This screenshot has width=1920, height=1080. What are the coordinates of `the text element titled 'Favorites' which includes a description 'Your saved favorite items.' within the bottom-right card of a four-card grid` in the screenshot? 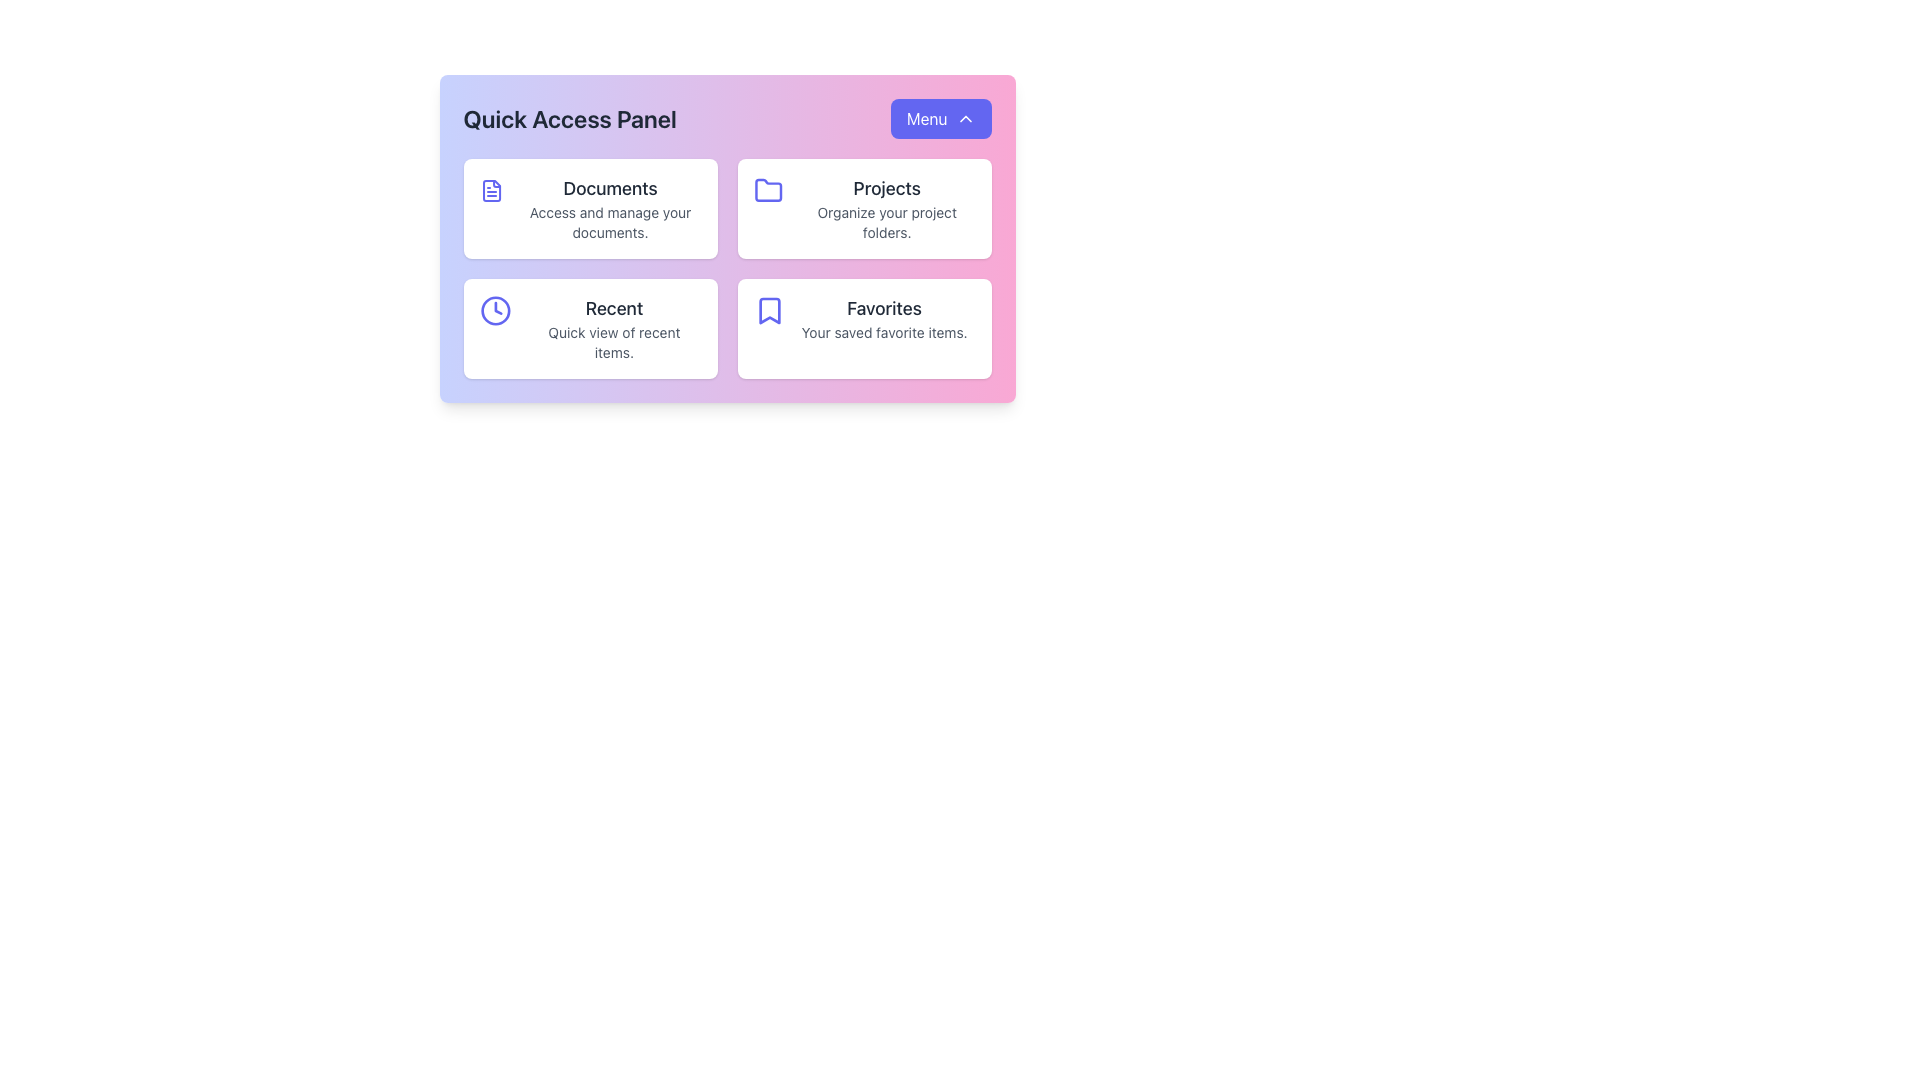 It's located at (883, 327).